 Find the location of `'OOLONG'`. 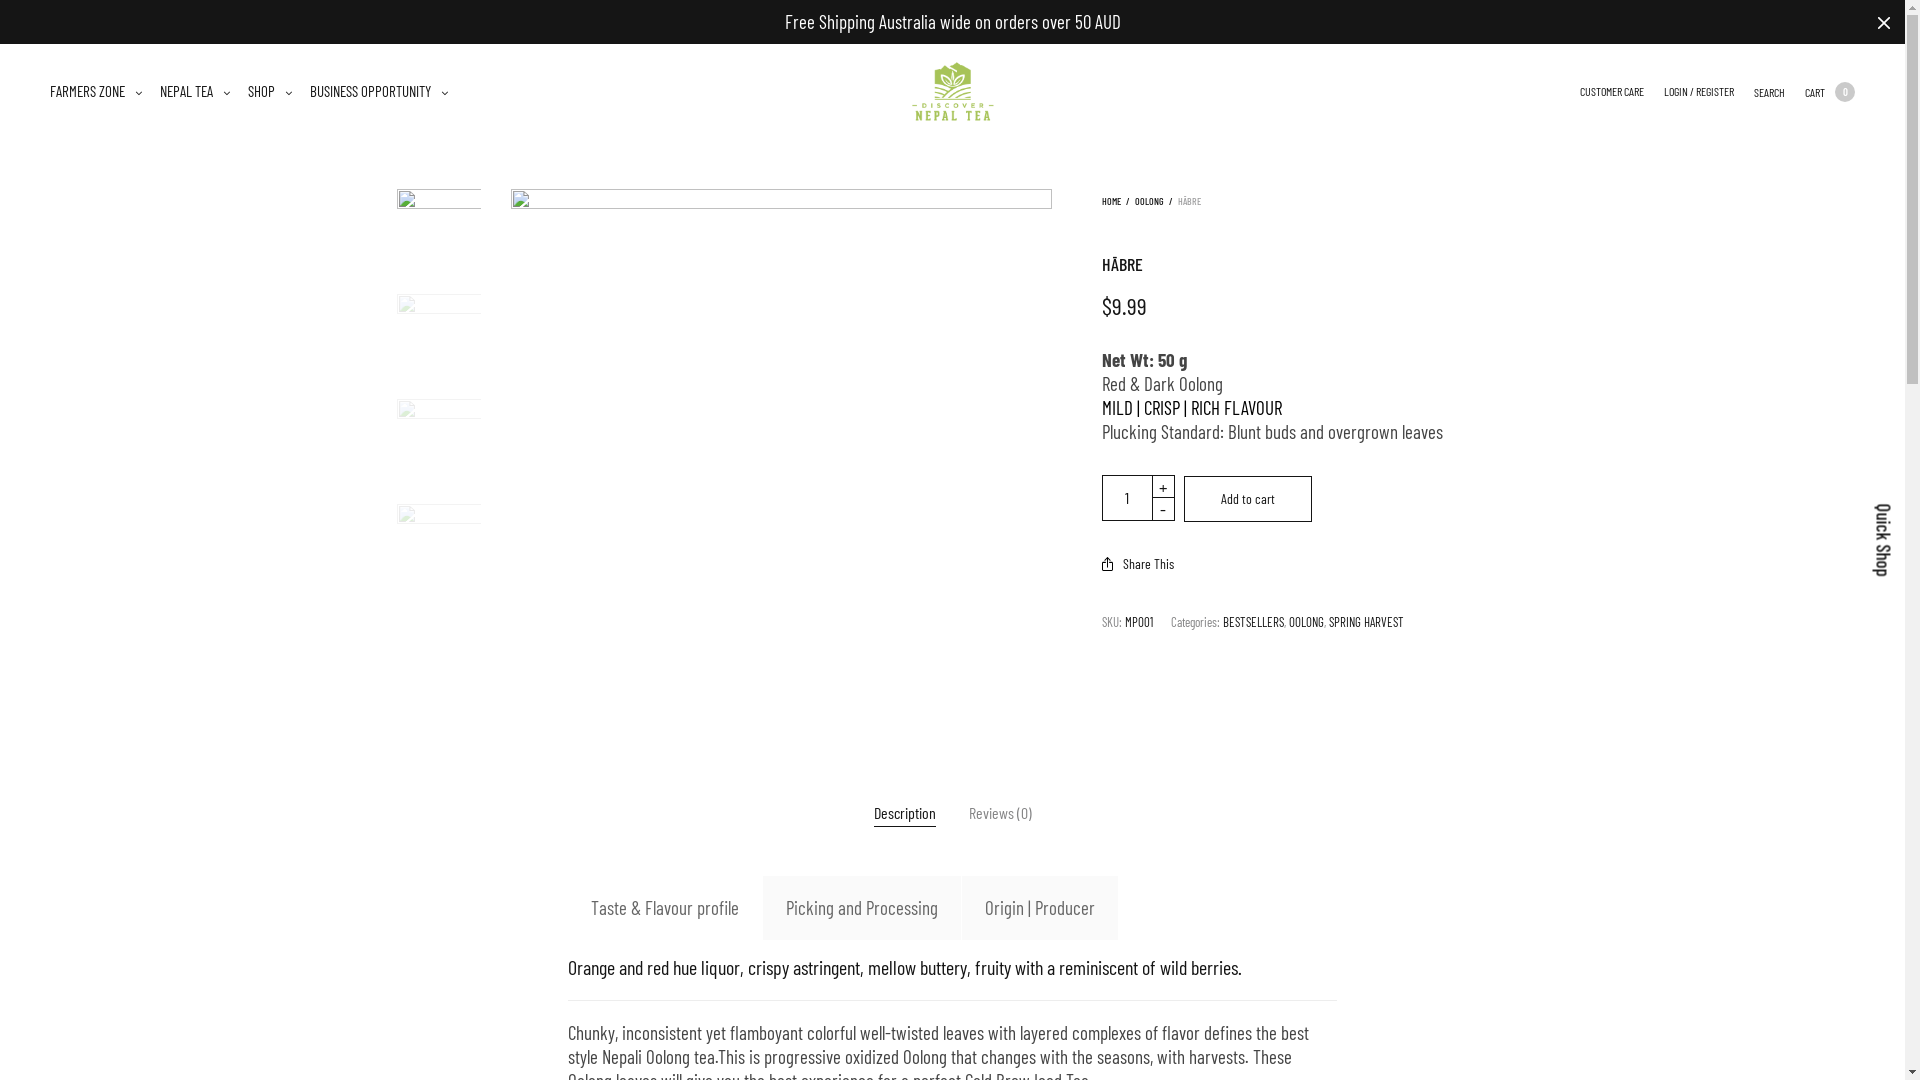

'OOLONG' is located at coordinates (1306, 620).